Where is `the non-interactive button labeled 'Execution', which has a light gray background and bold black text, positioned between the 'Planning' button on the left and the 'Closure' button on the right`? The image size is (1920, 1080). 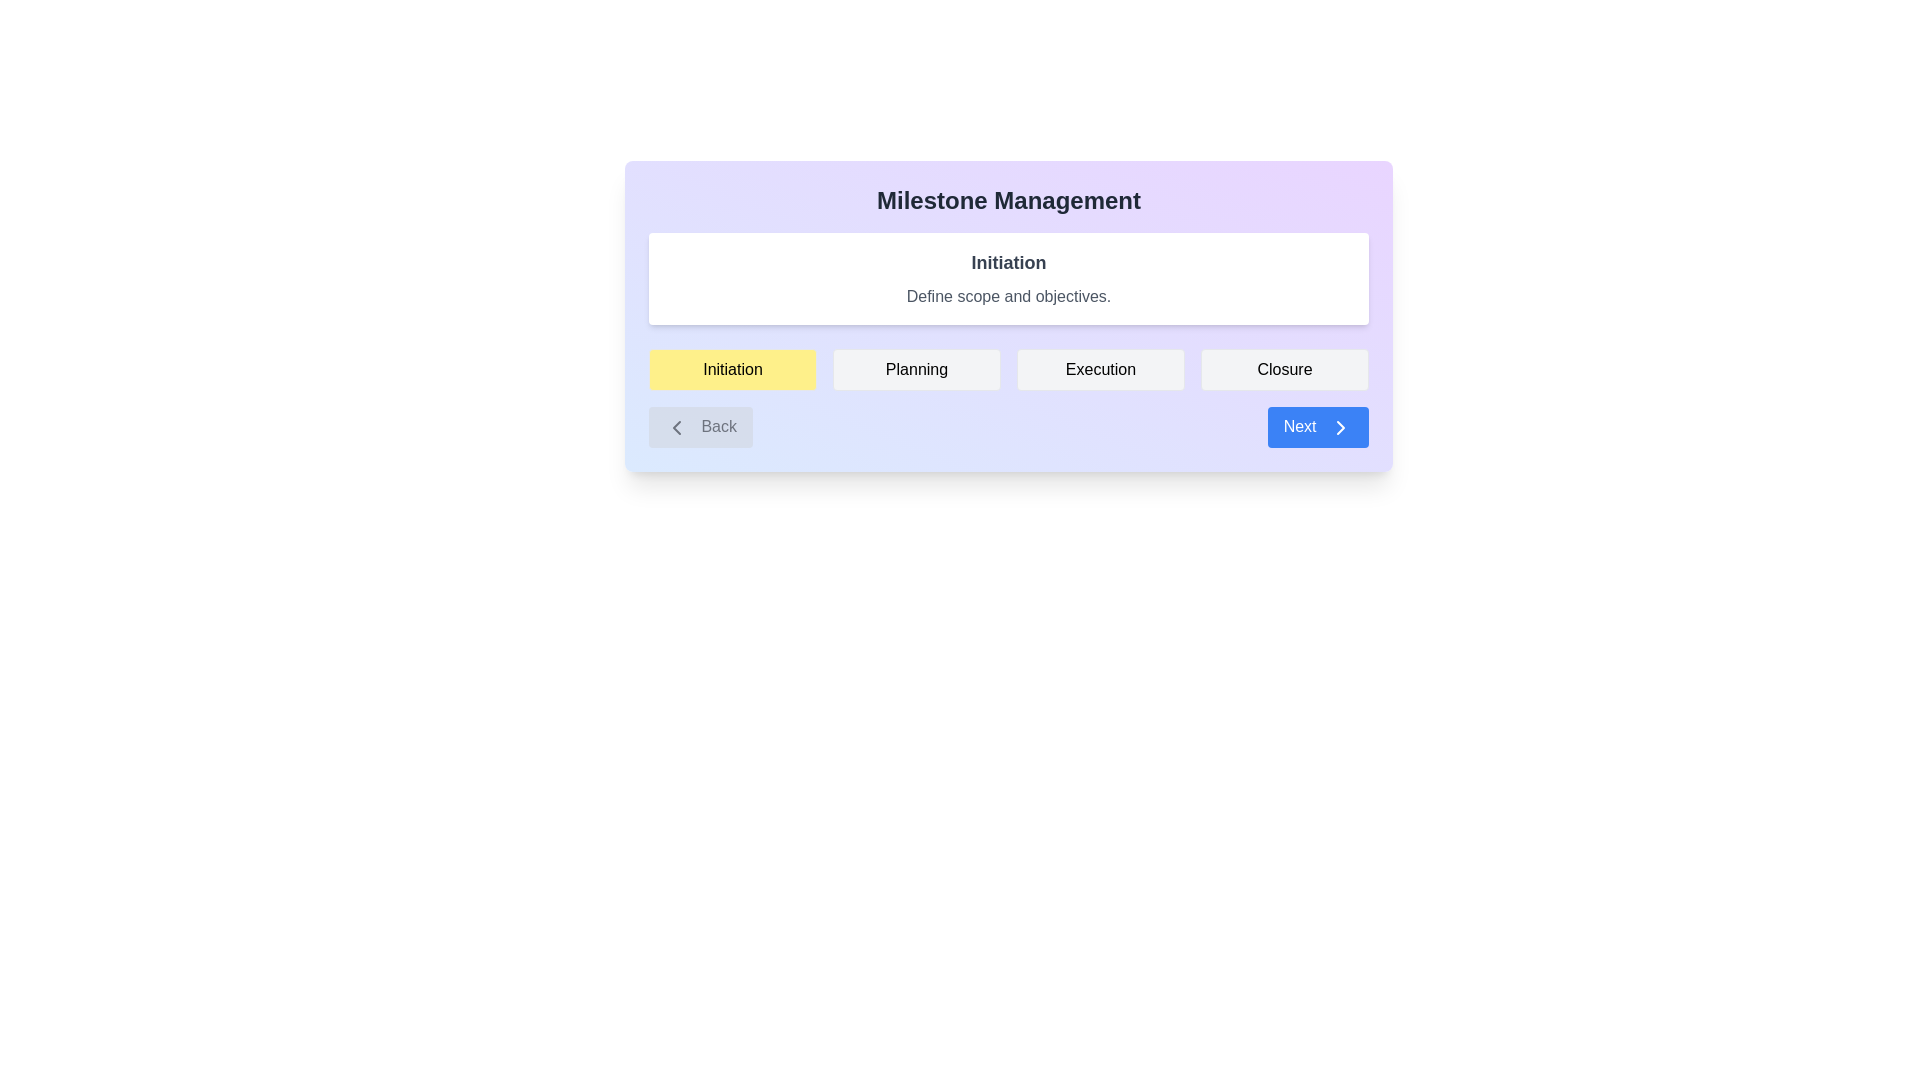 the non-interactive button labeled 'Execution', which has a light gray background and bold black text, positioned between the 'Planning' button on the left and the 'Closure' button on the right is located at coordinates (1099, 370).